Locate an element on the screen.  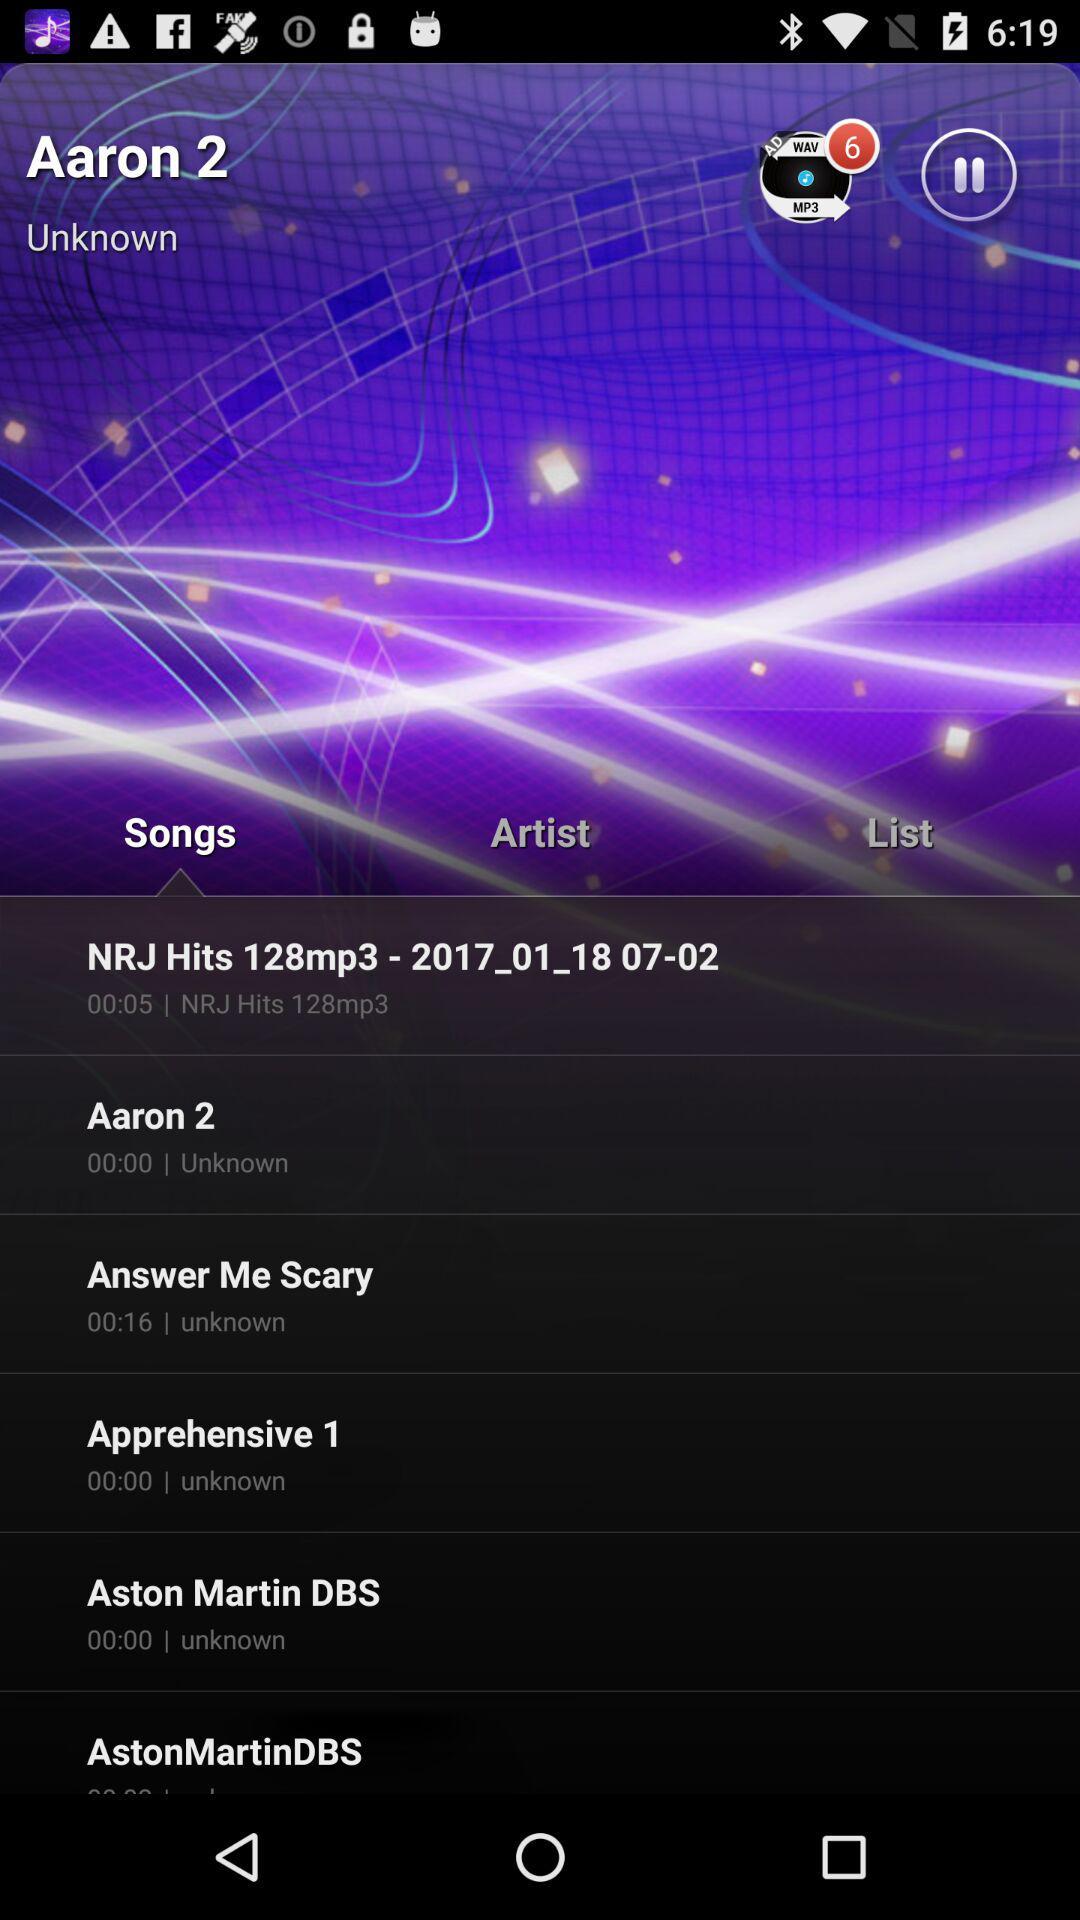
the pause icon is located at coordinates (968, 189).